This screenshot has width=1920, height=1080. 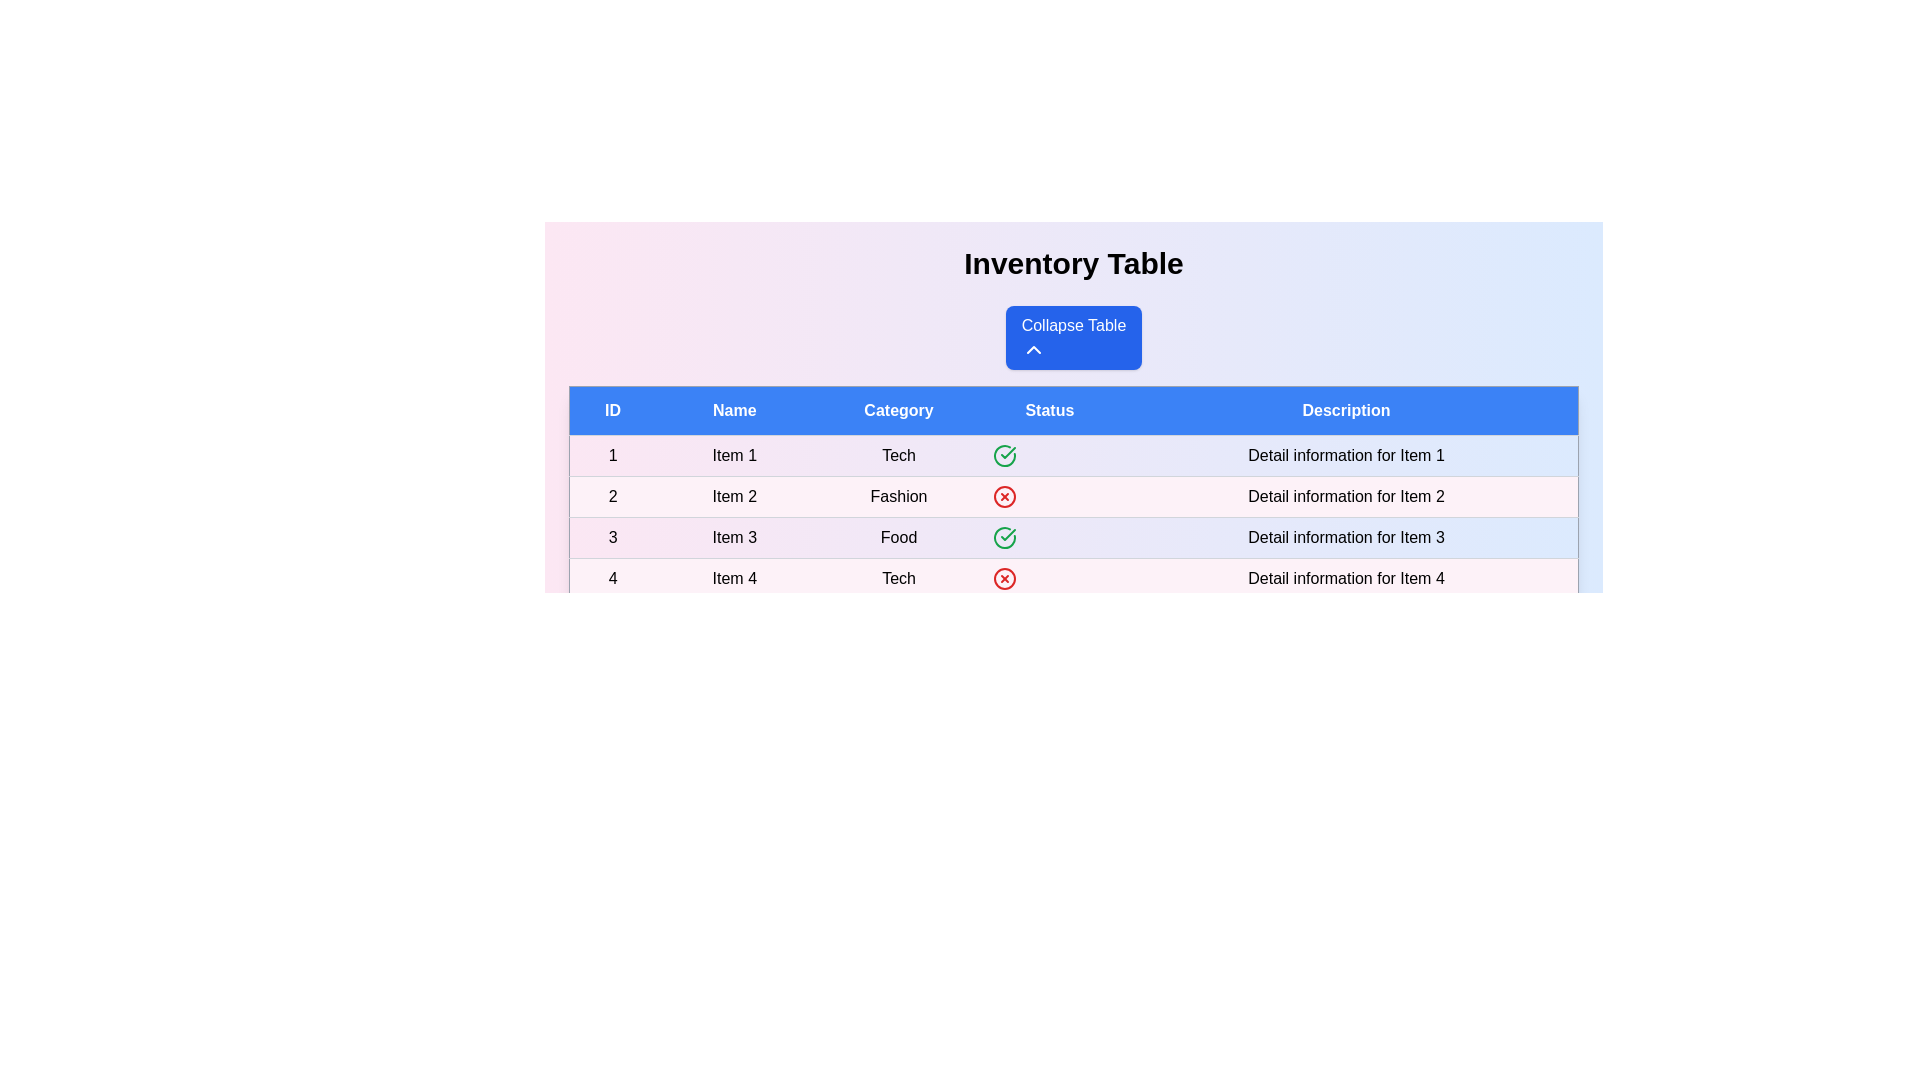 I want to click on the row with ID 2 to highlight it, so click(x=1073, y=496).